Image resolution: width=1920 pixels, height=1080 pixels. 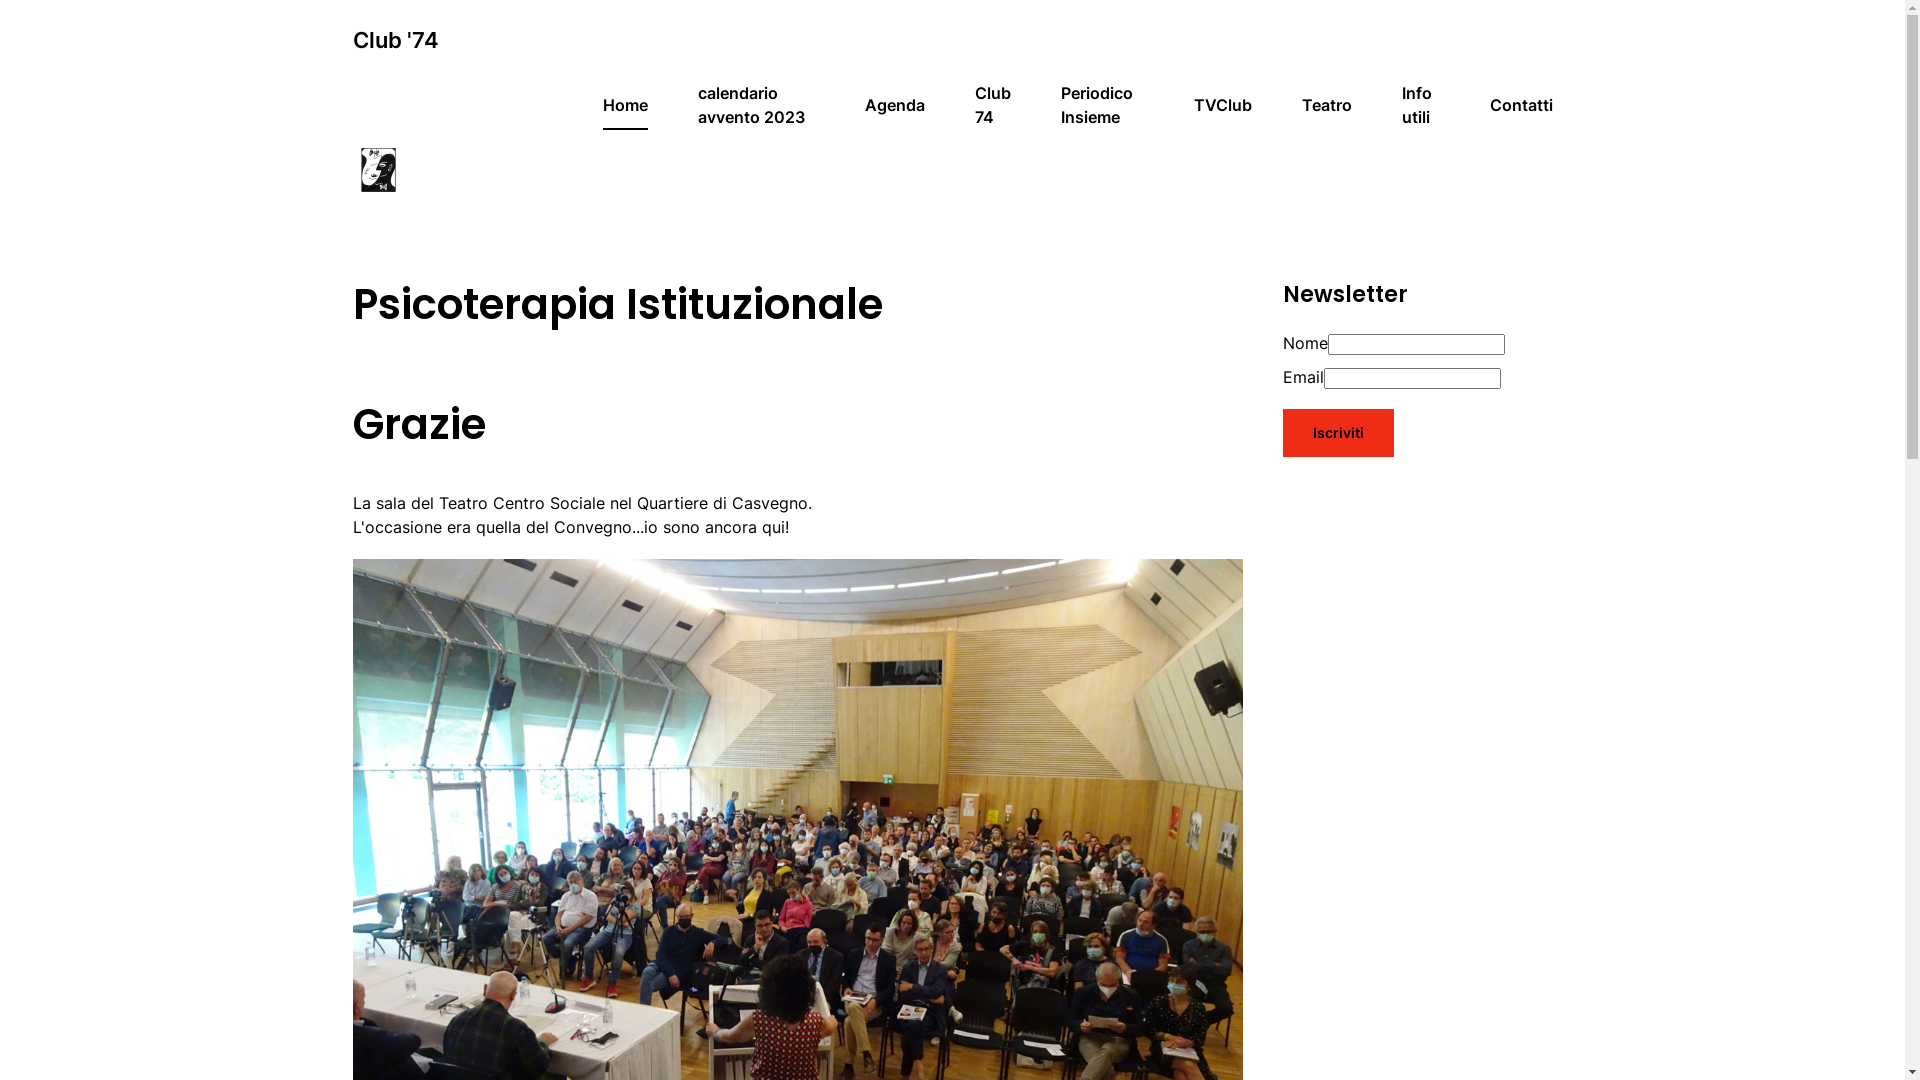 What do you see at coordinates (1400, 104) in the screenshot?
I see `'Info utili'` at bounding box center [1400, 104].